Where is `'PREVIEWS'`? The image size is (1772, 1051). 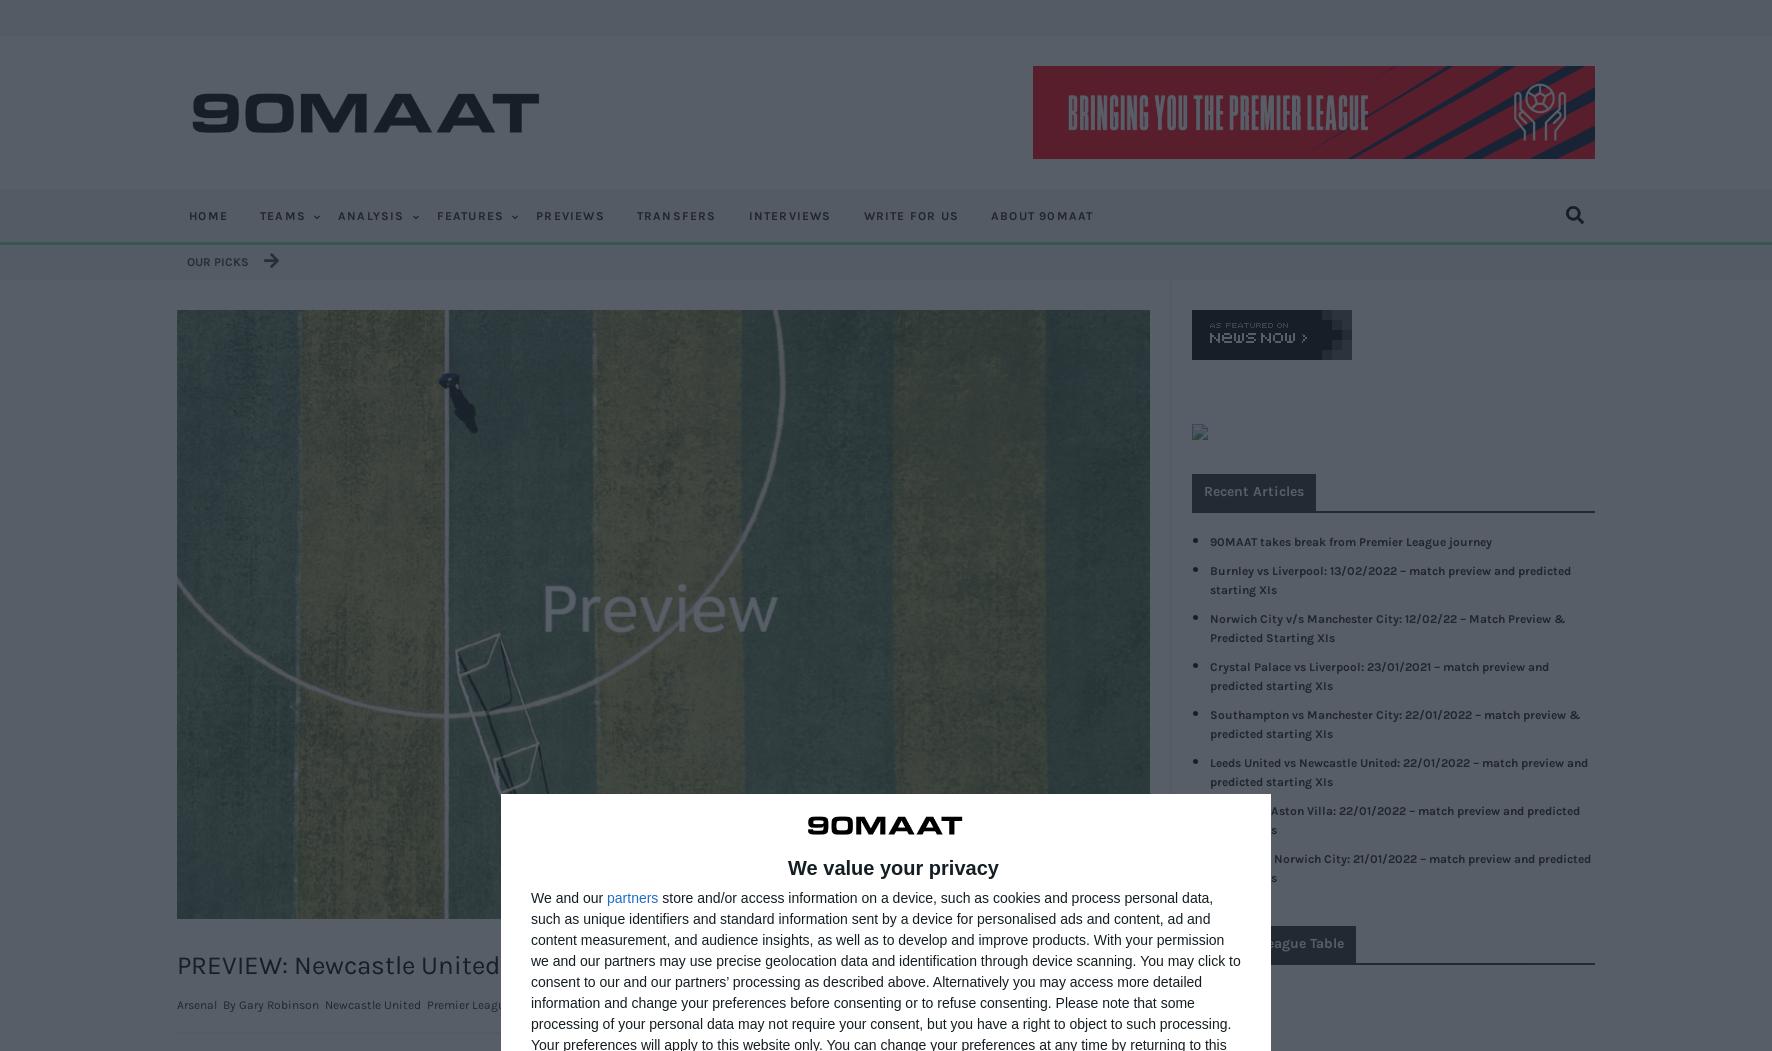
'PREVIEWS' is located at coordinates (570, 214).